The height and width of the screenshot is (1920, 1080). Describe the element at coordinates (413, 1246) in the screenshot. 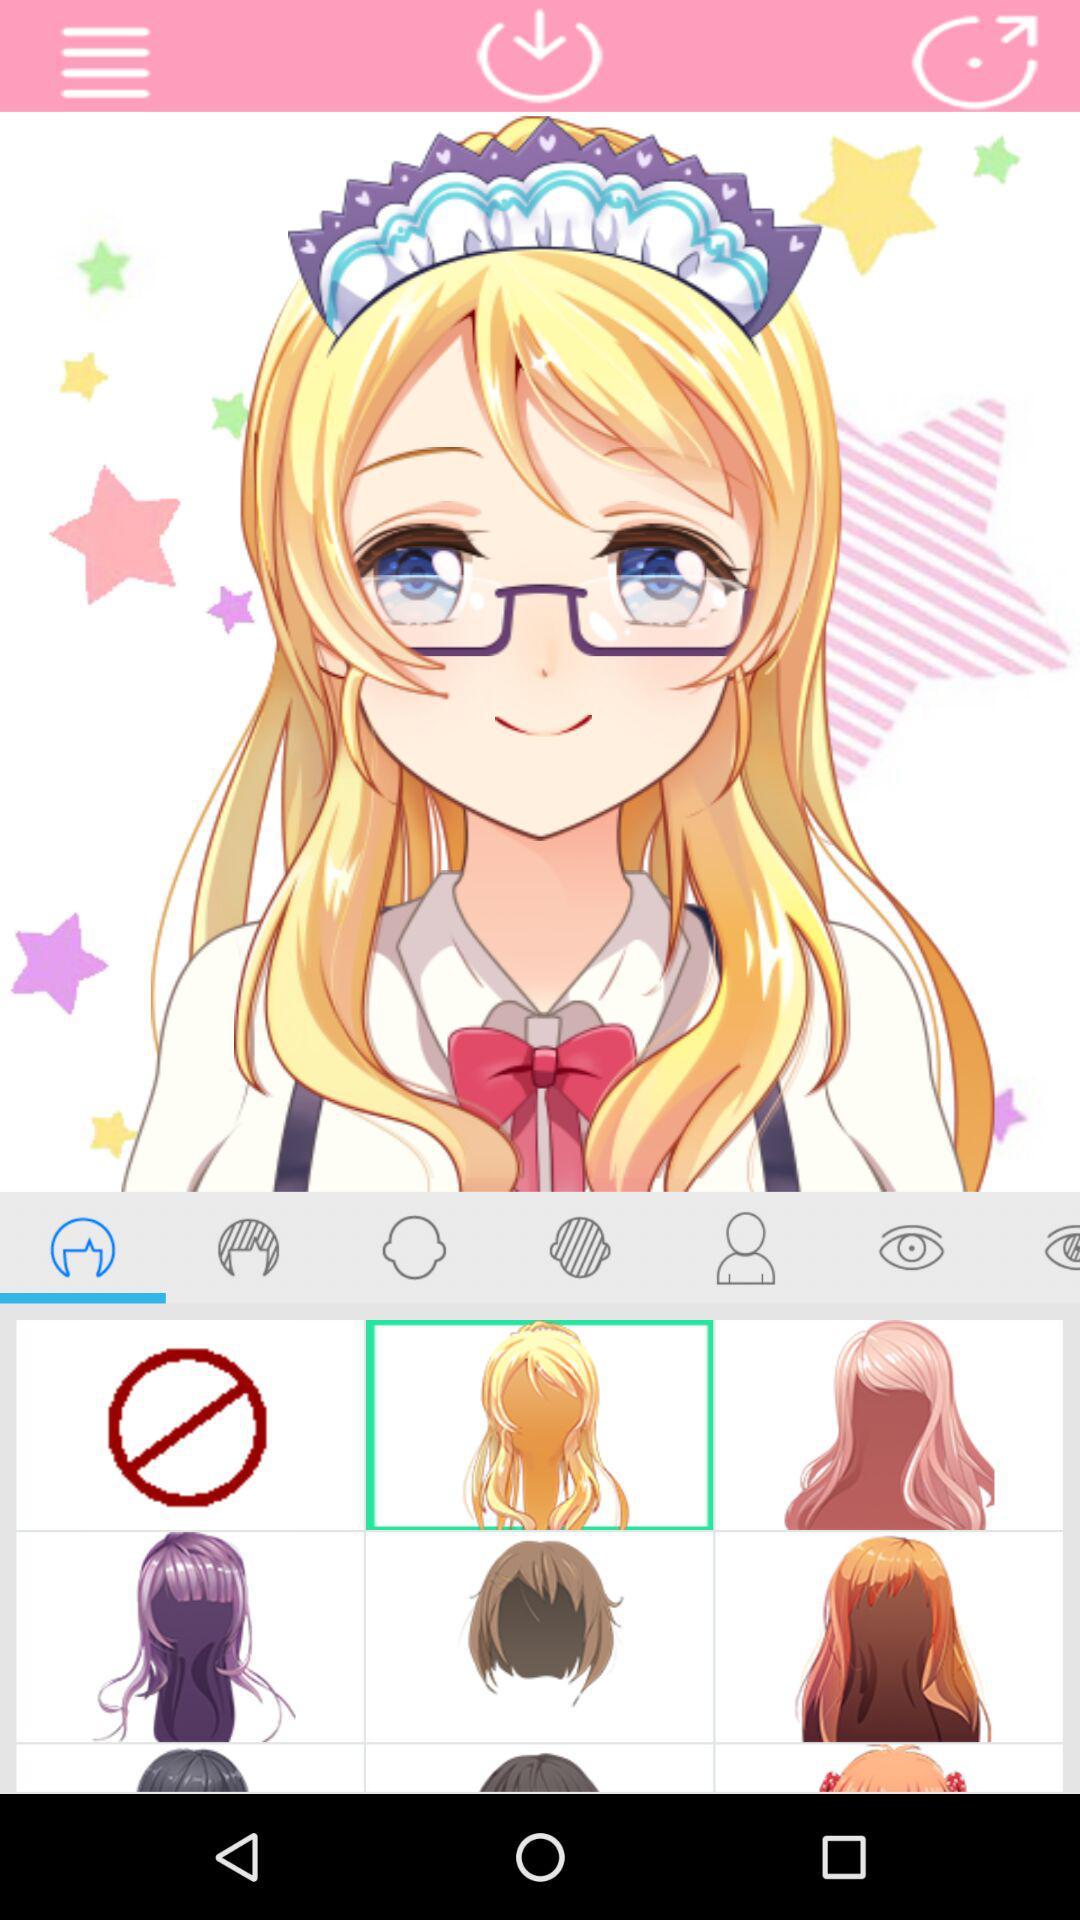

I see `face` at that location.